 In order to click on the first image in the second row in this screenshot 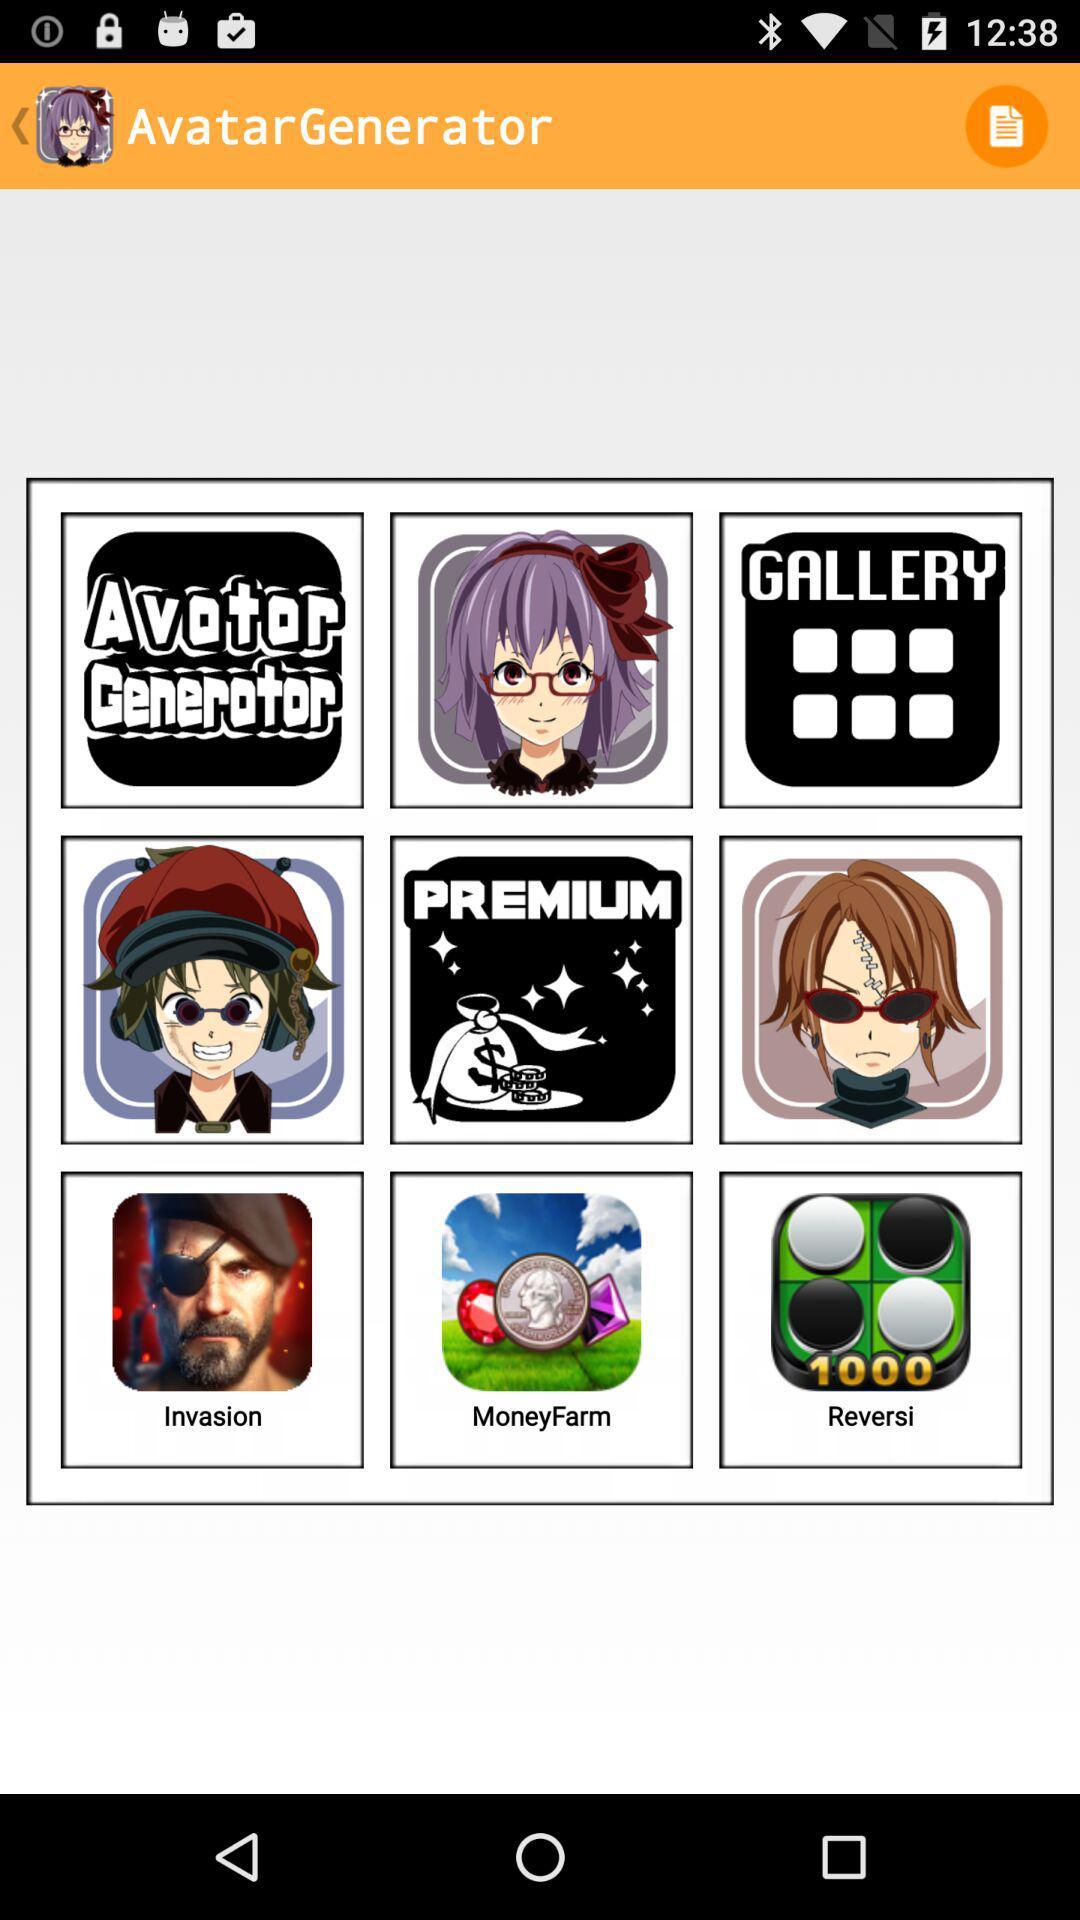, I will do `click(212, 990)`.